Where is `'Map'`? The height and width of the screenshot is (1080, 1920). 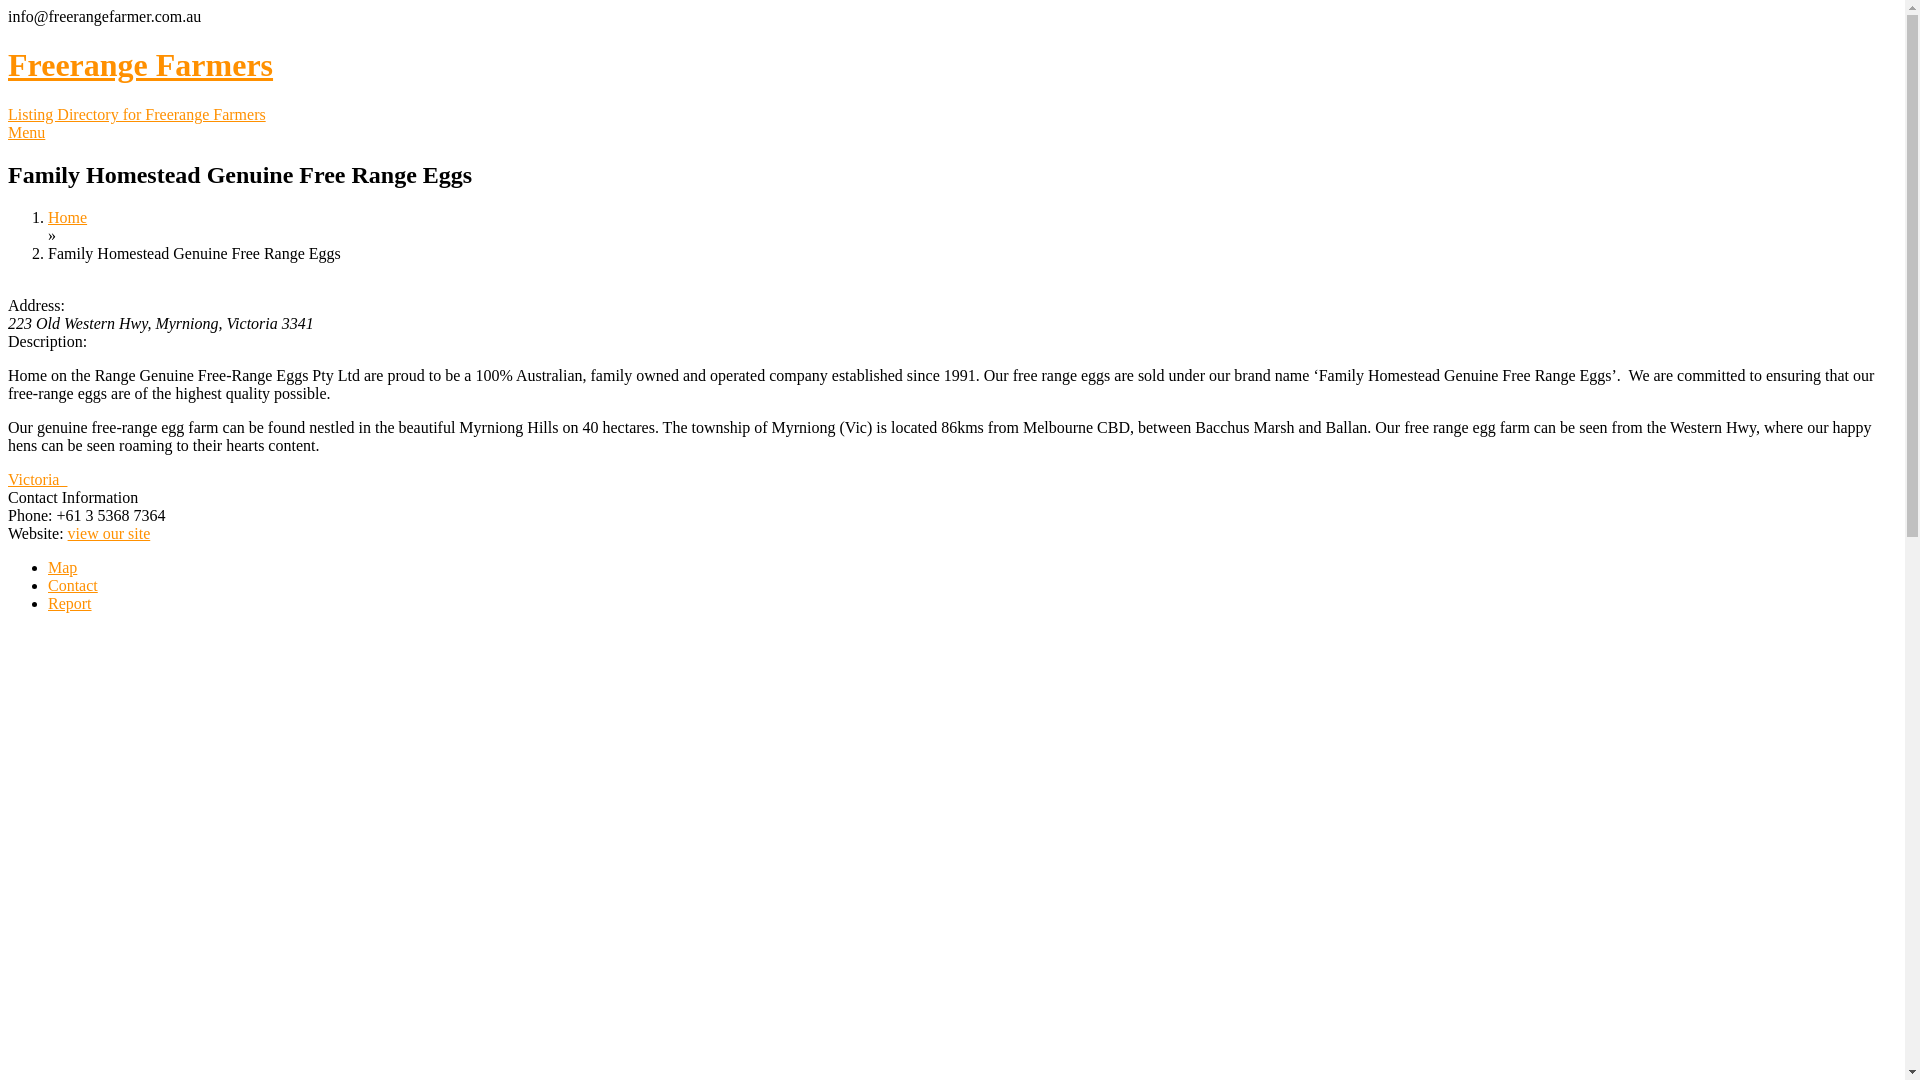 'Map' is located at coordinates (48, 567).